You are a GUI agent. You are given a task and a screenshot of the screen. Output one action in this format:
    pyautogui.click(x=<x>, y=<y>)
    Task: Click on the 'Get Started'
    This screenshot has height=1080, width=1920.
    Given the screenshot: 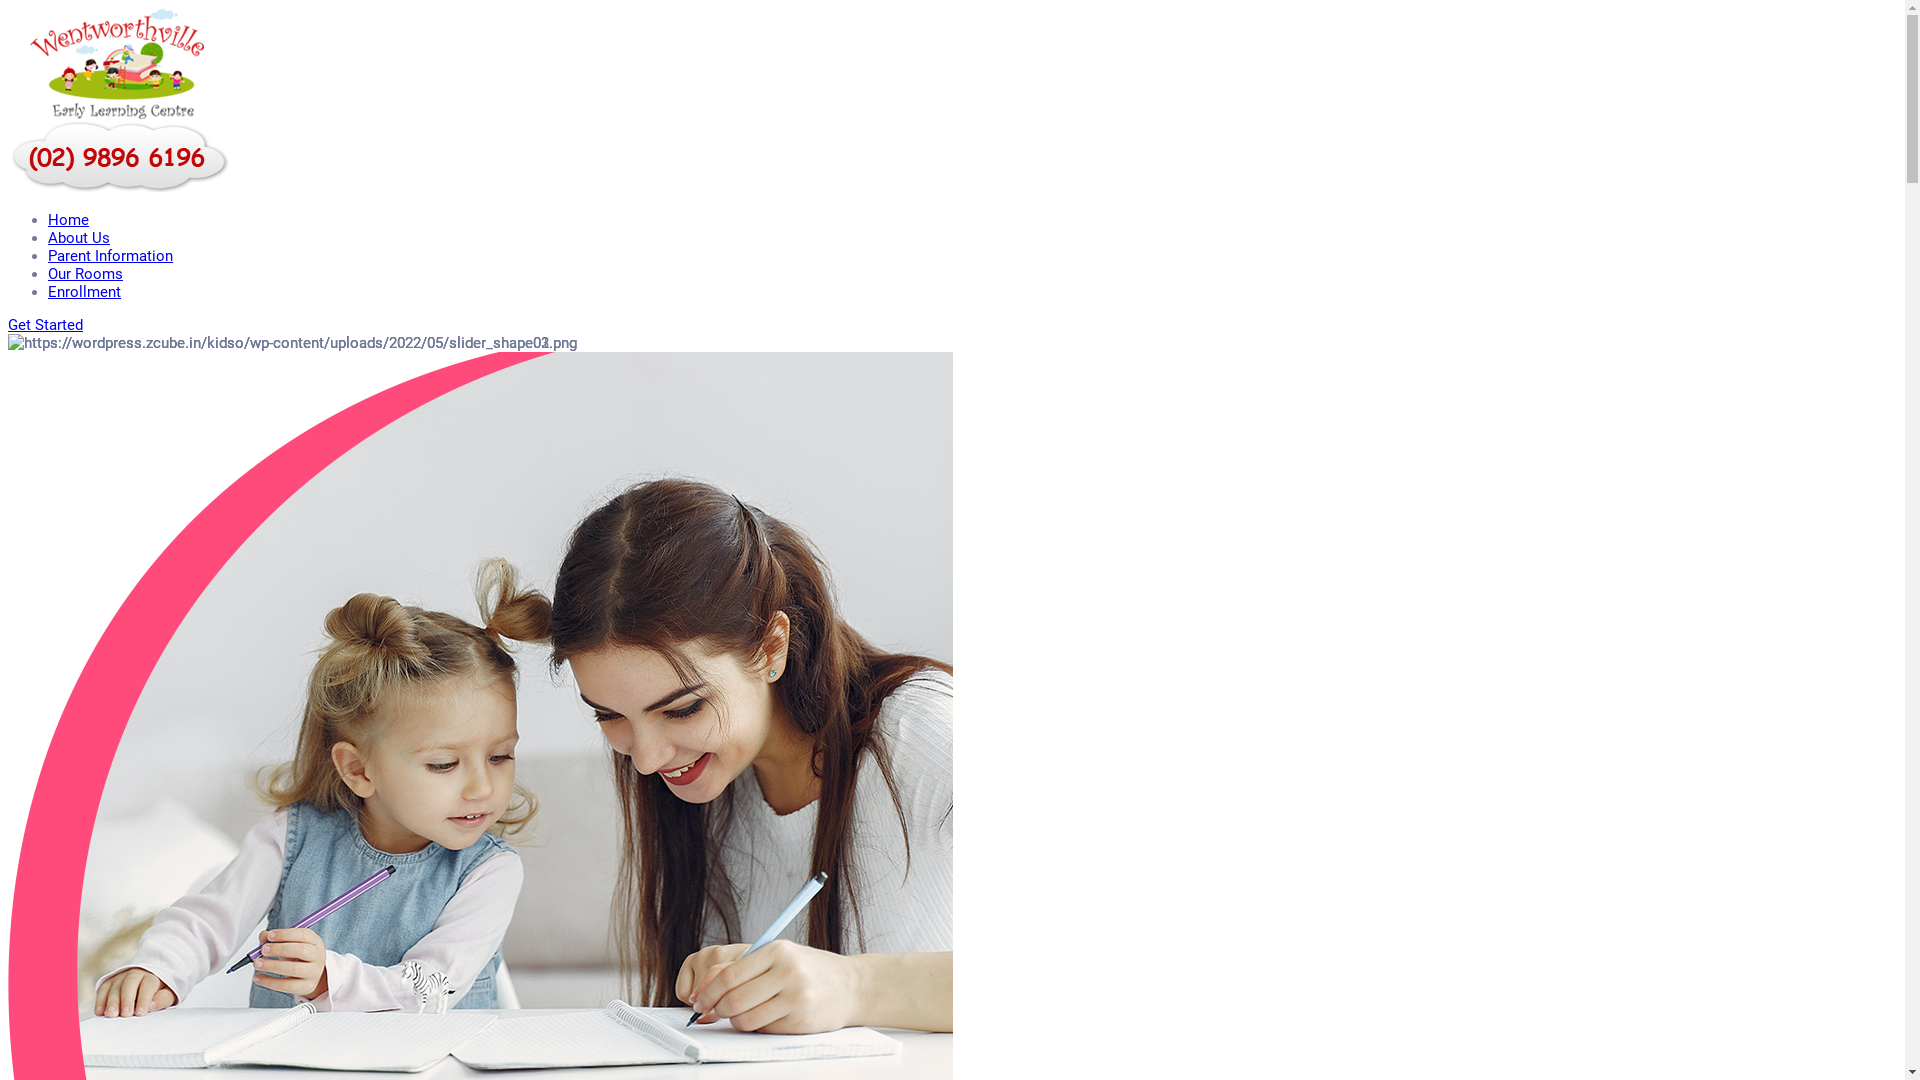 What is the action you would take?
    pyautogui.click(x=45, y=323)
    